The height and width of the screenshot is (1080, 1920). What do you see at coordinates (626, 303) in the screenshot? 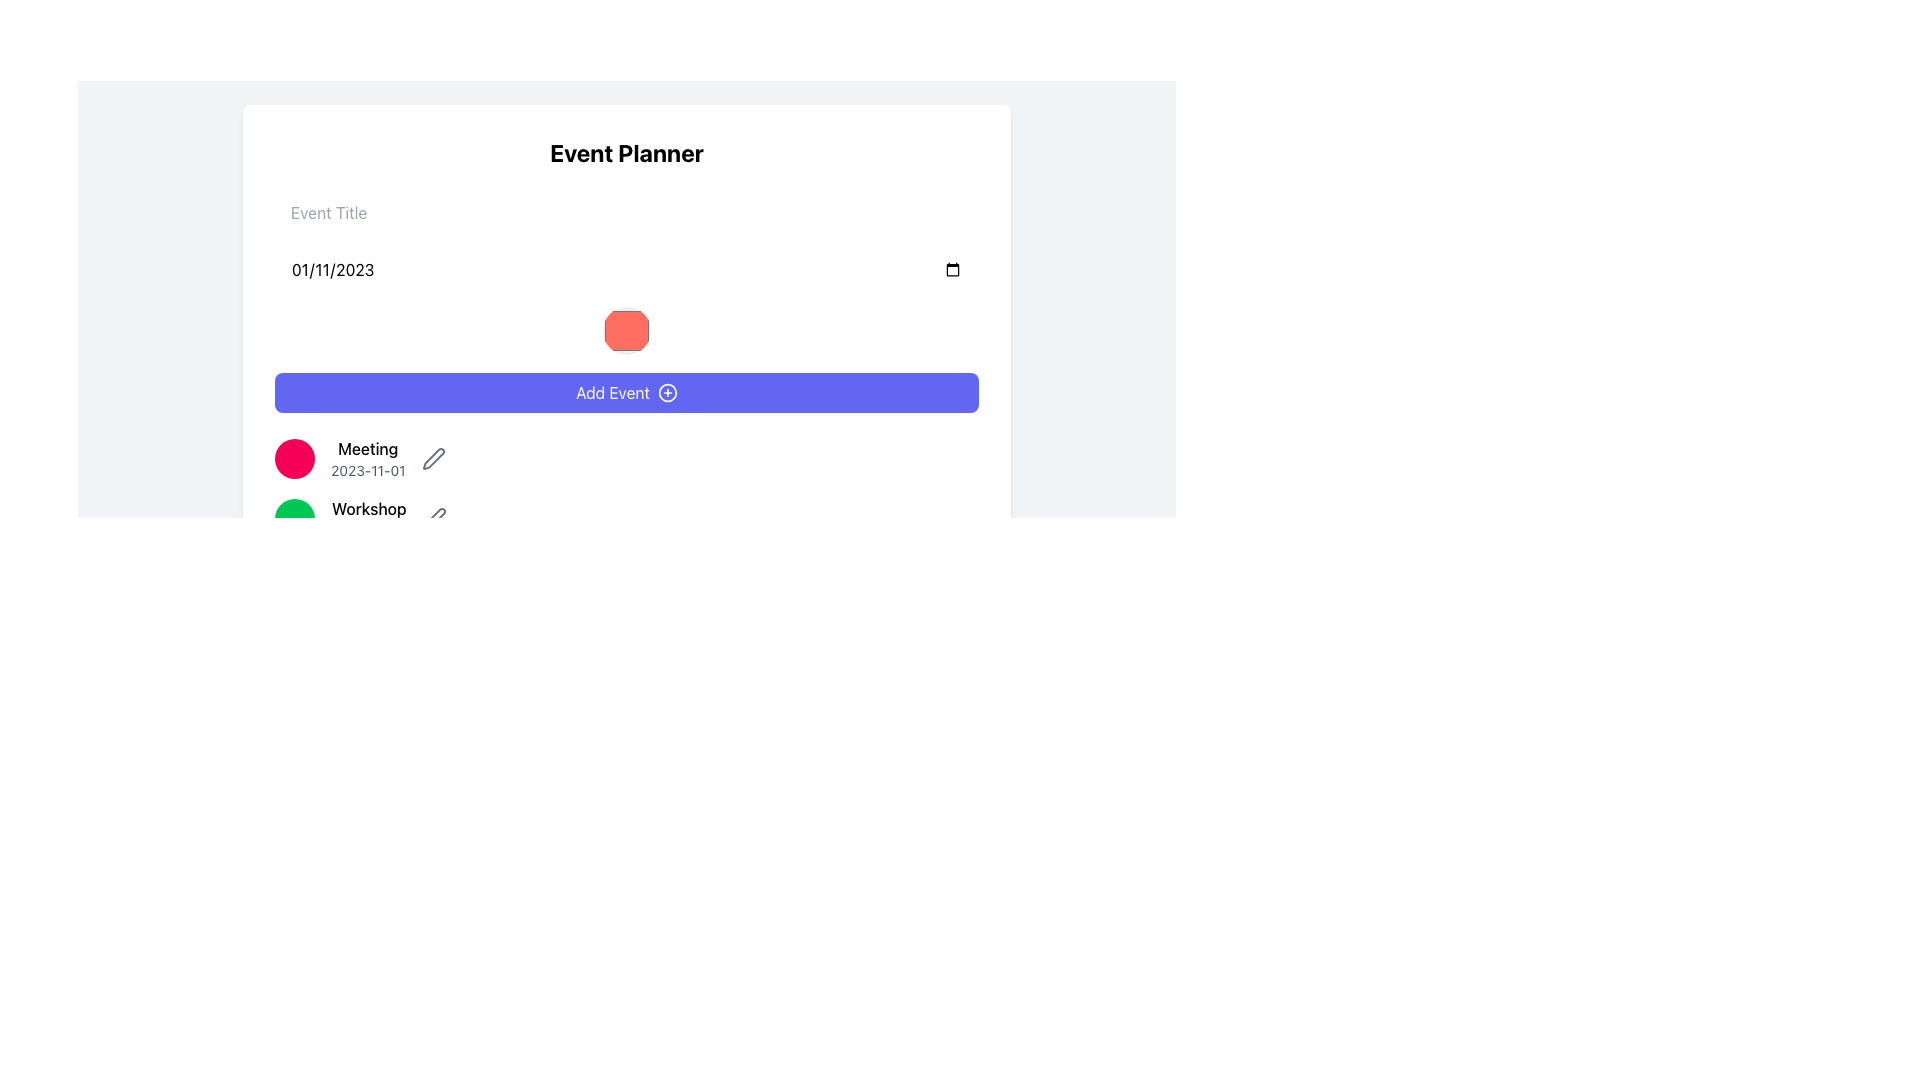
I see `the octagonal color picker highlighted with a red hue in the event creation form by` at bounding box center [626, 303].